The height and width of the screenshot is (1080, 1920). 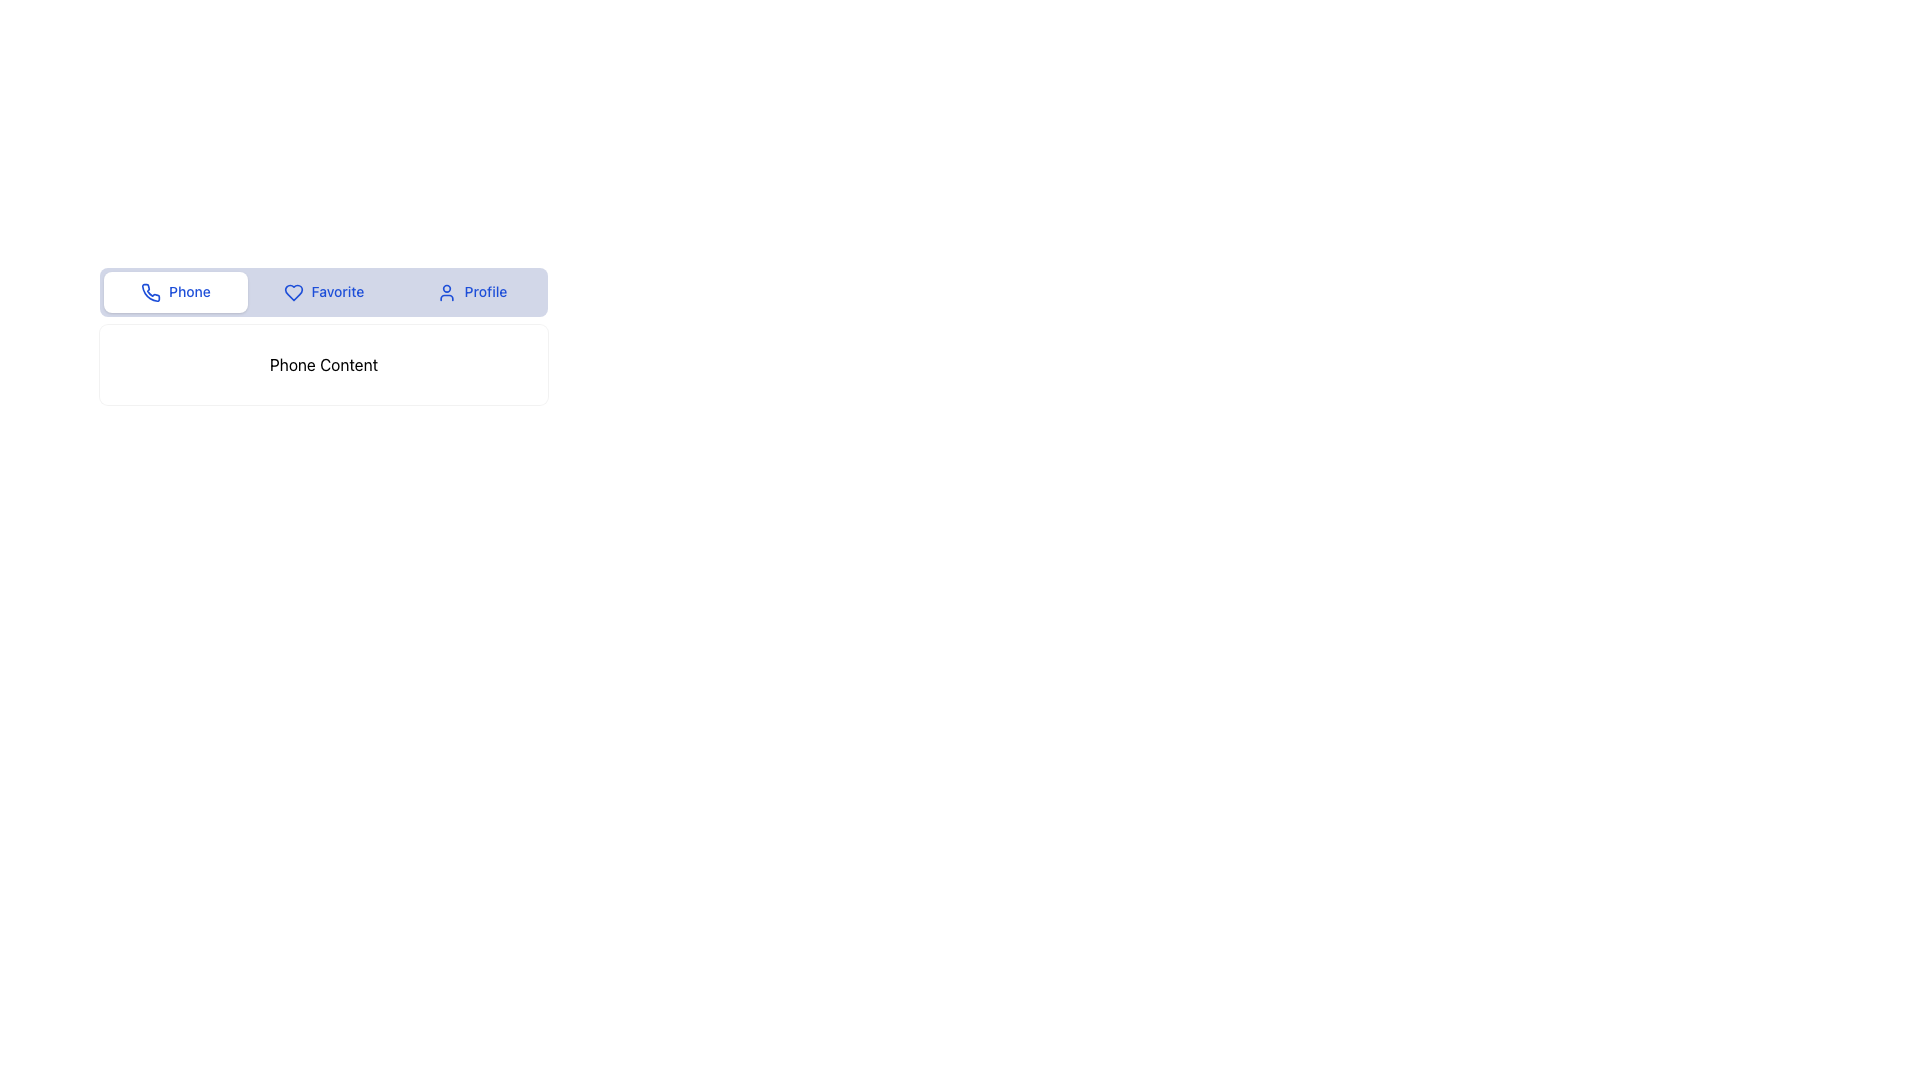 I want to click on the 'Profile' tab SVG icon located within the navigation bar on the right-hand side, which precedes the textual label 'Profile', so click(x=445, y=293).